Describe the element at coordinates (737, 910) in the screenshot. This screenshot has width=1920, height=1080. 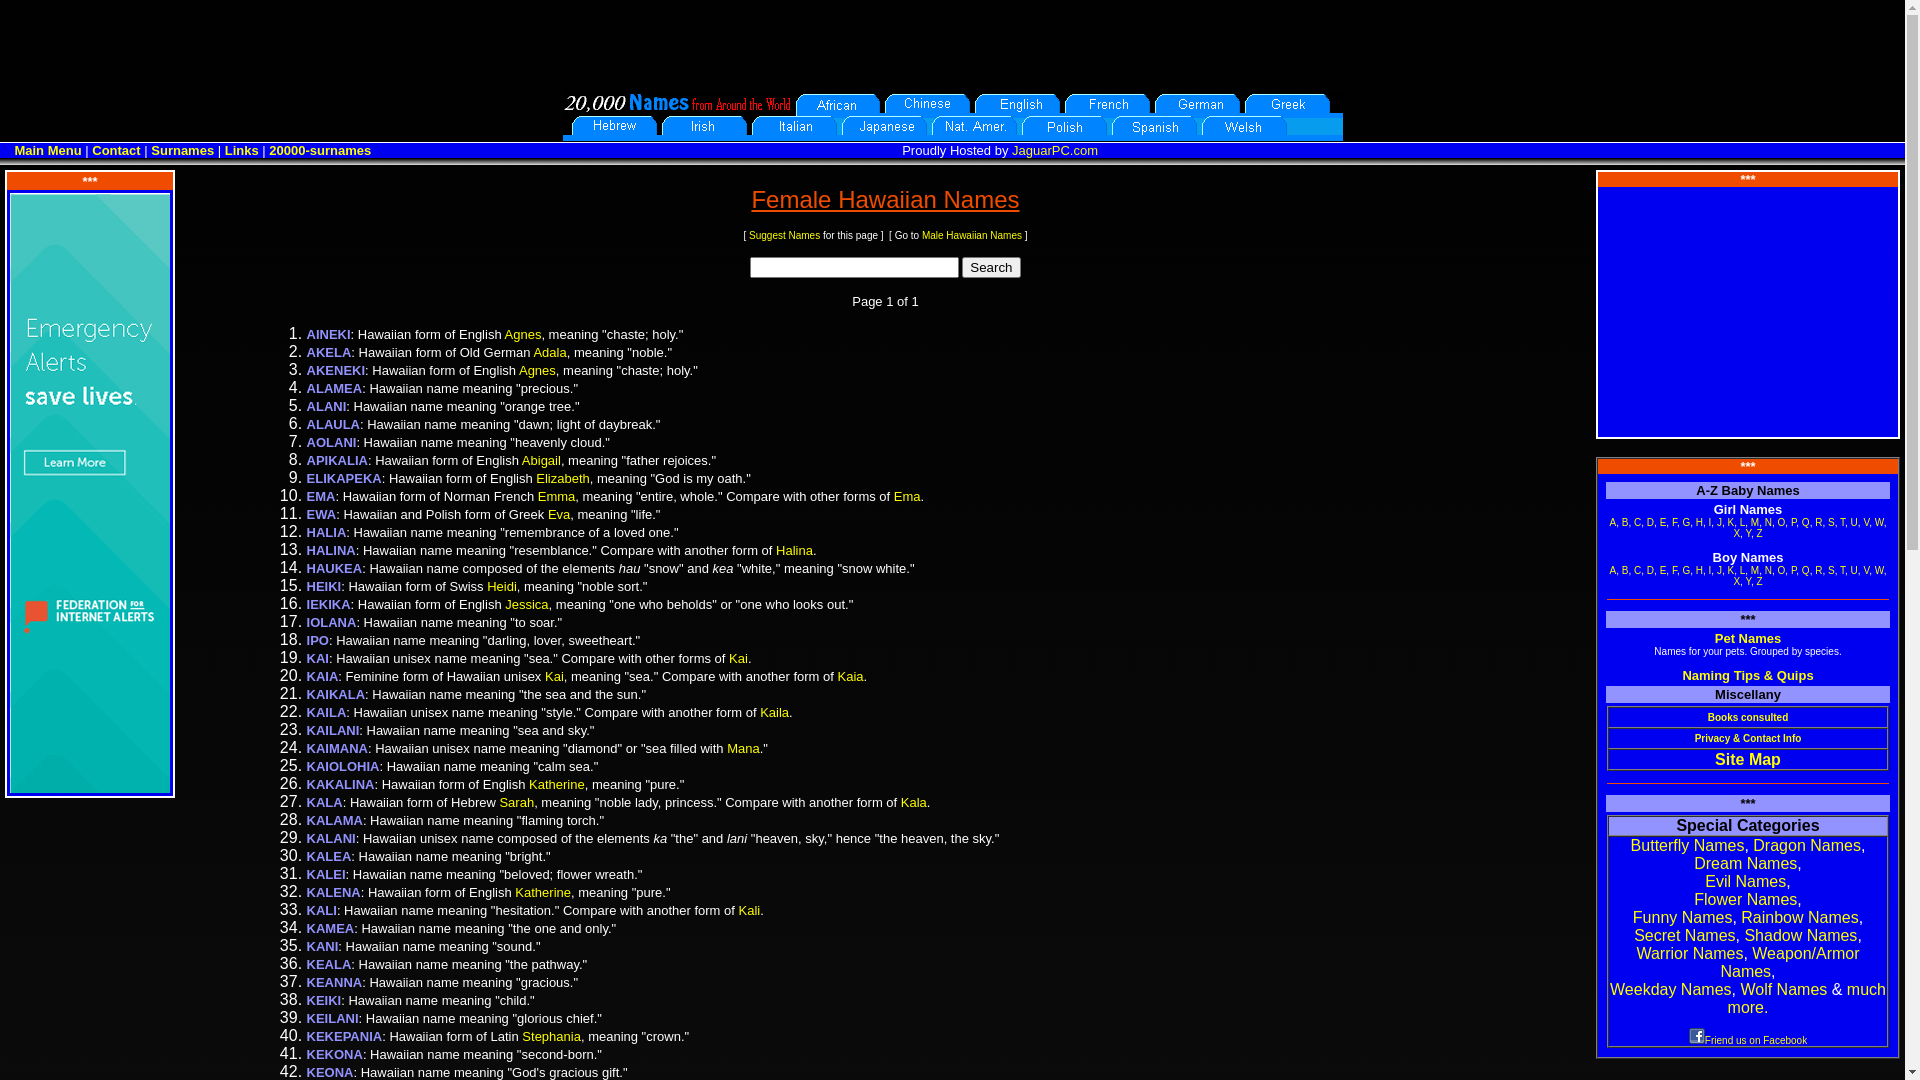
I see `'Kali'` at that location.